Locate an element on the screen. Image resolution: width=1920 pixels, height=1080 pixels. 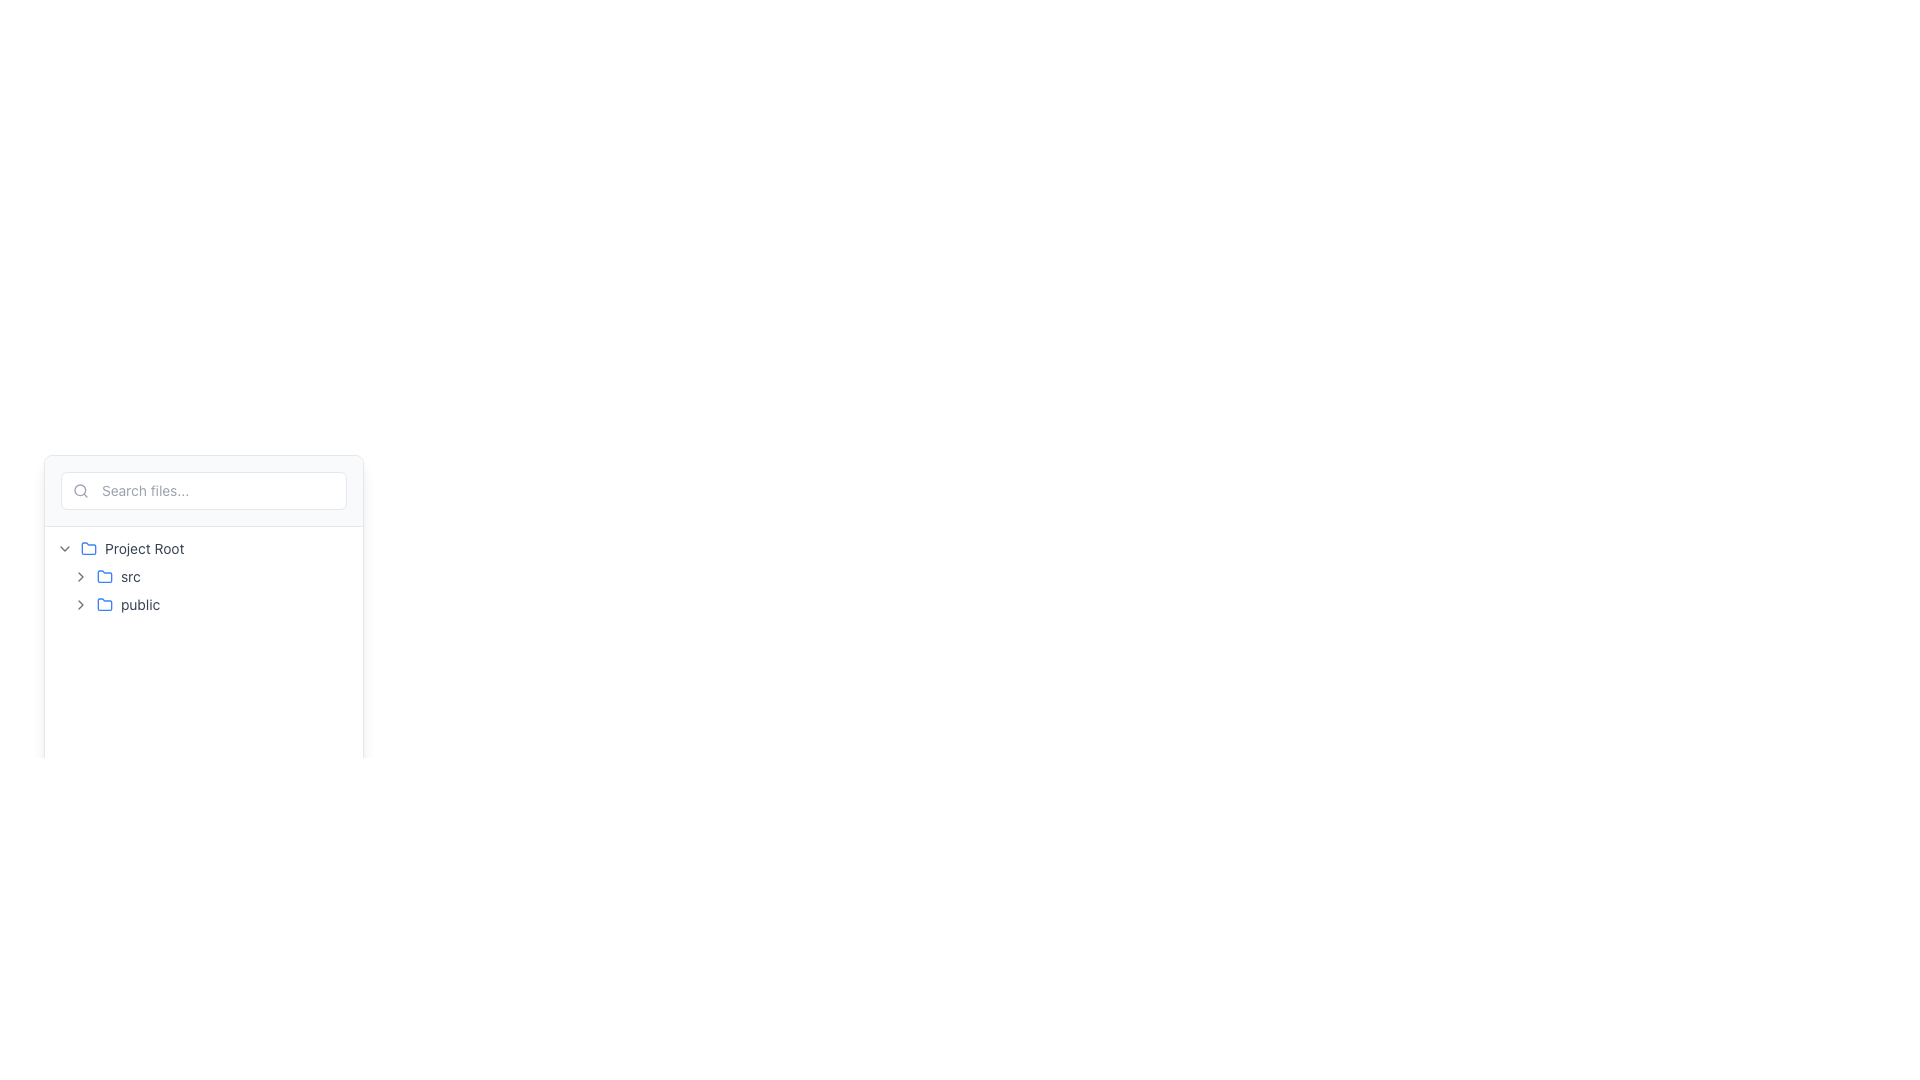
the 'src' folder label located in the sidebar section, specifically in the second row under the 'Project Root' directory is located at coordinates (105, 577).